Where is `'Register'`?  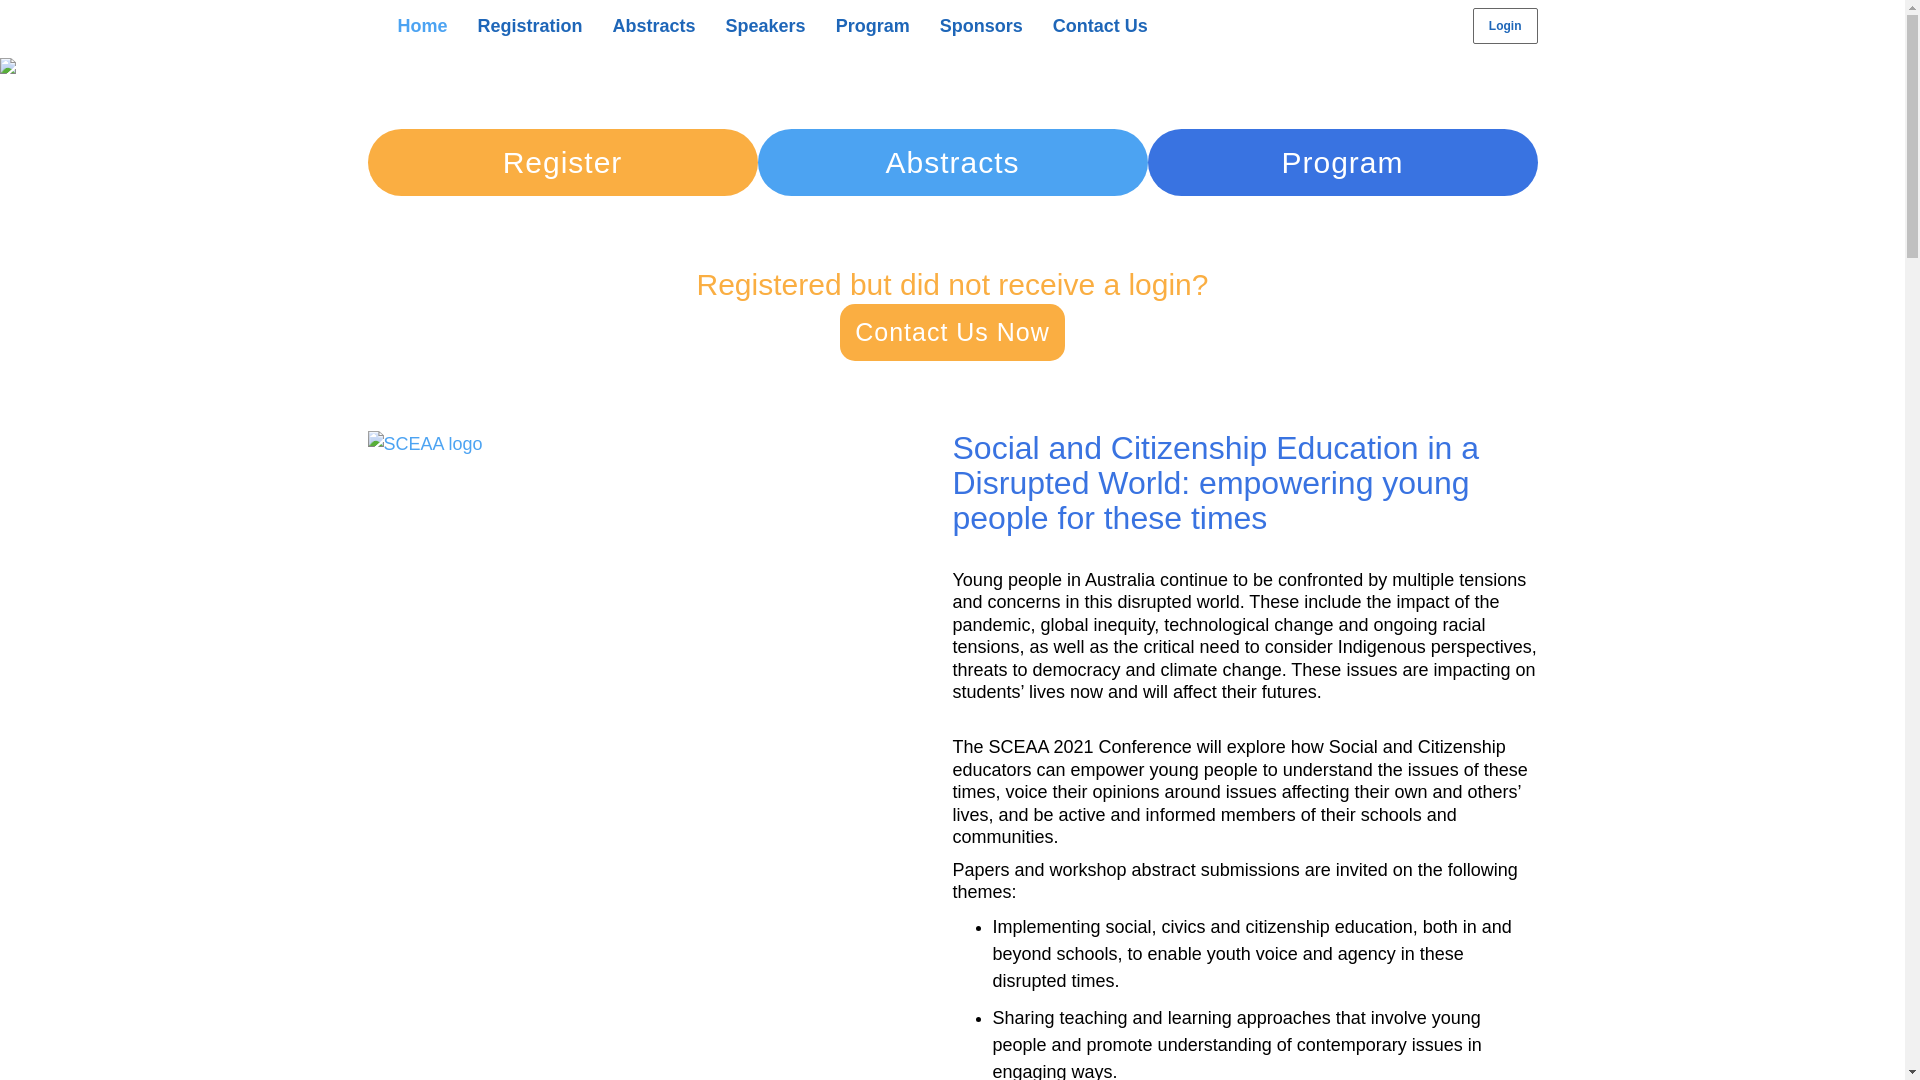 'Register' is located at coordinates (561, 161).